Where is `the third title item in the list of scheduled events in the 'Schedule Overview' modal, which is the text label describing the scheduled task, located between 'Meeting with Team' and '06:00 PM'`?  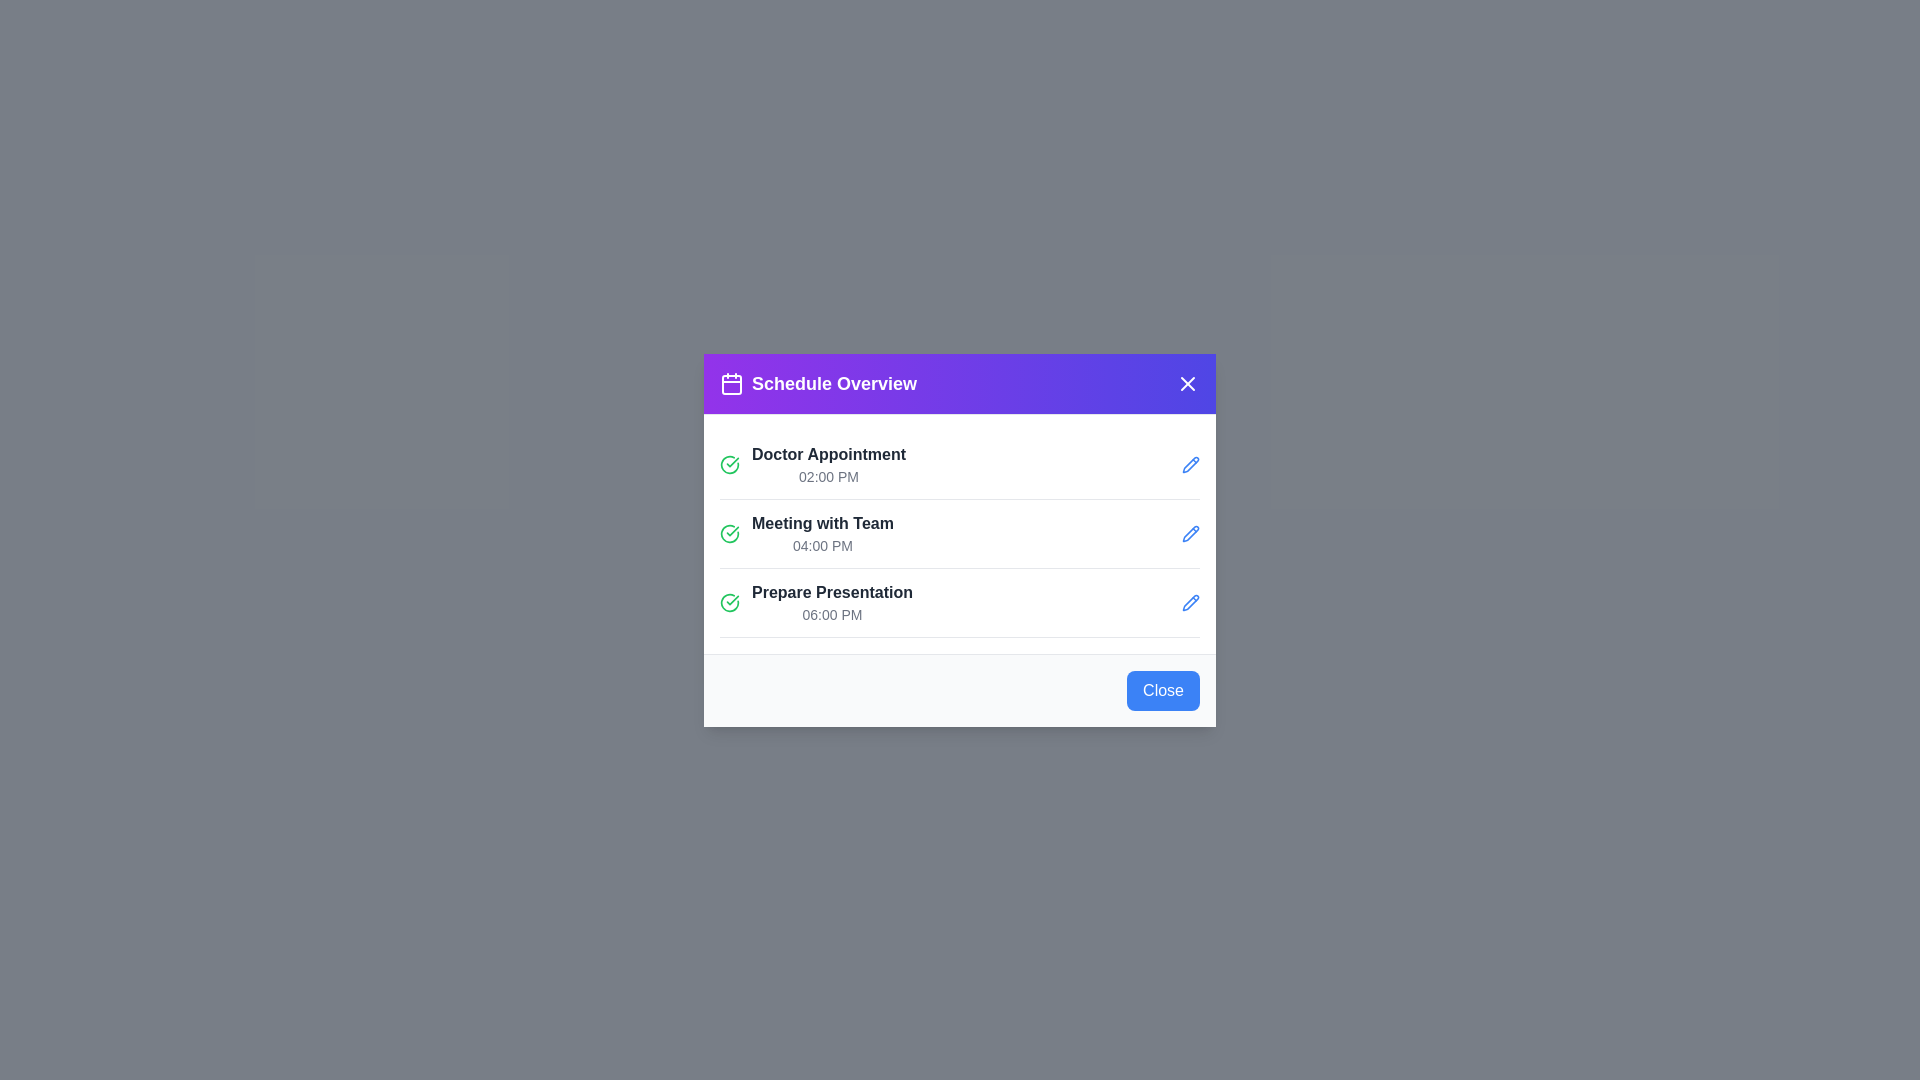 the third title item in the list of scheduled events in the 'Schedule Overview' modal, which is the text label describing the scheduled task, located between 'Meeting with Team' and '06:00 PM' is located at coordinates (832, 591).